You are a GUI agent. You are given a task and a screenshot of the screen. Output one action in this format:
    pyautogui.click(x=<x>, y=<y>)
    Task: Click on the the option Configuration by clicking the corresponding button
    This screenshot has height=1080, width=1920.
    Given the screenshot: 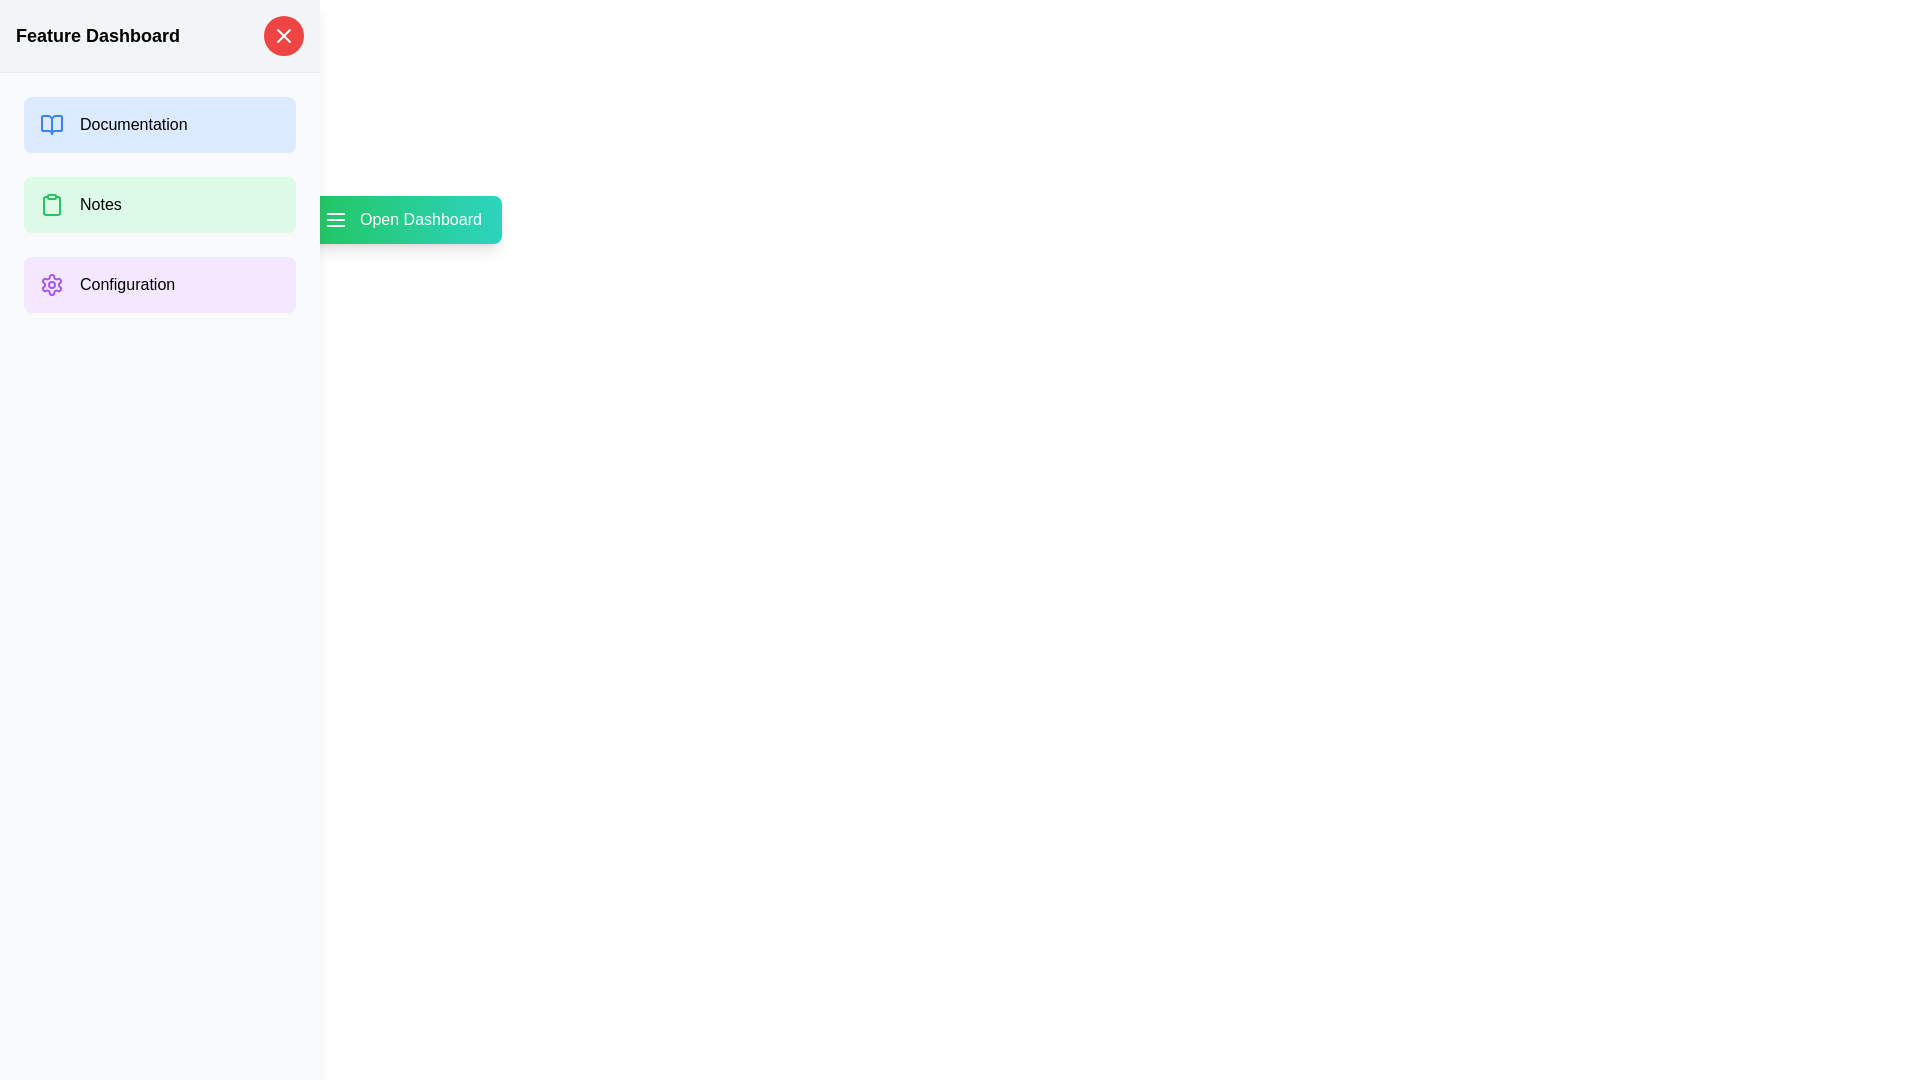 What is the action you would take?
    pyautogui.click(x=158, y=285)
    